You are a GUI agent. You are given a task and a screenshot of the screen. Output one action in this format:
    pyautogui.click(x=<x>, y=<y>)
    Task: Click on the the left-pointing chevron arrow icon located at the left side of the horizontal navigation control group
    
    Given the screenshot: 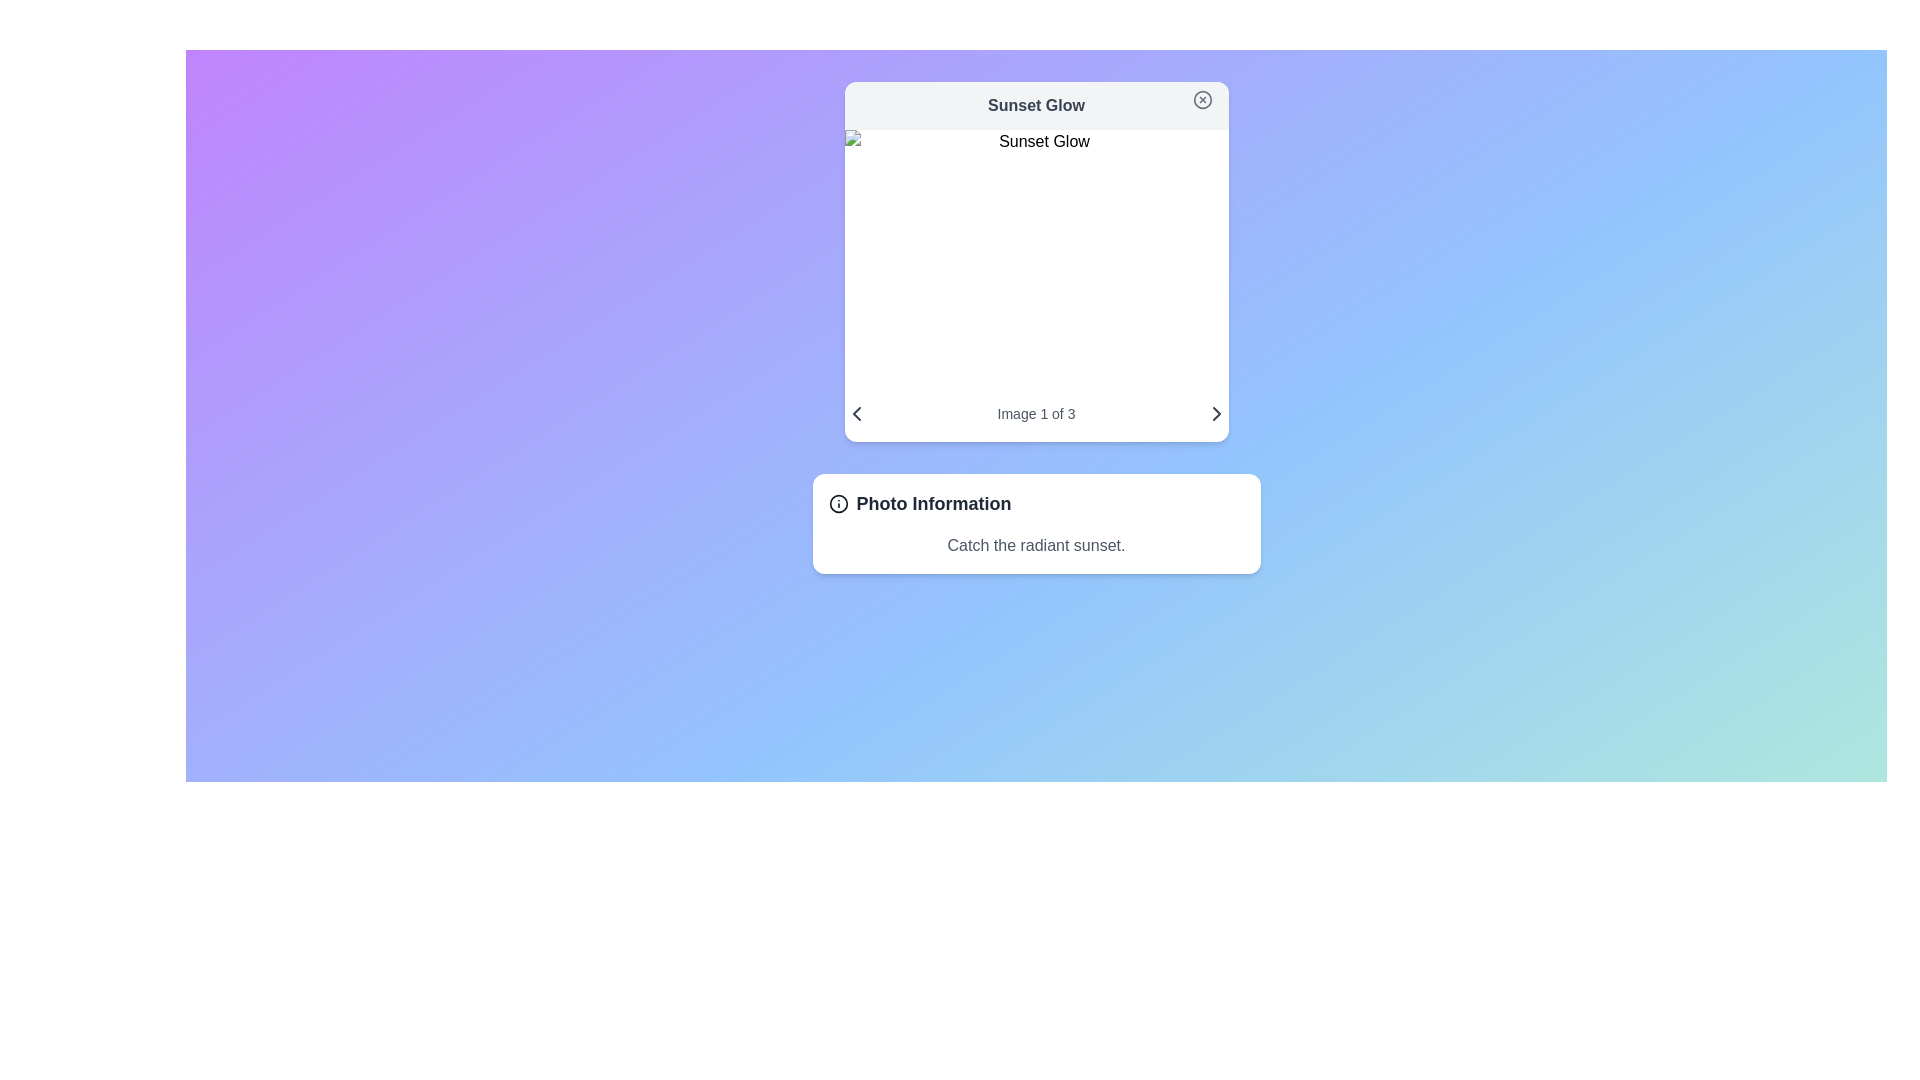 What is the action you would take?
    pyautogui.click(x=856, y=412)
    